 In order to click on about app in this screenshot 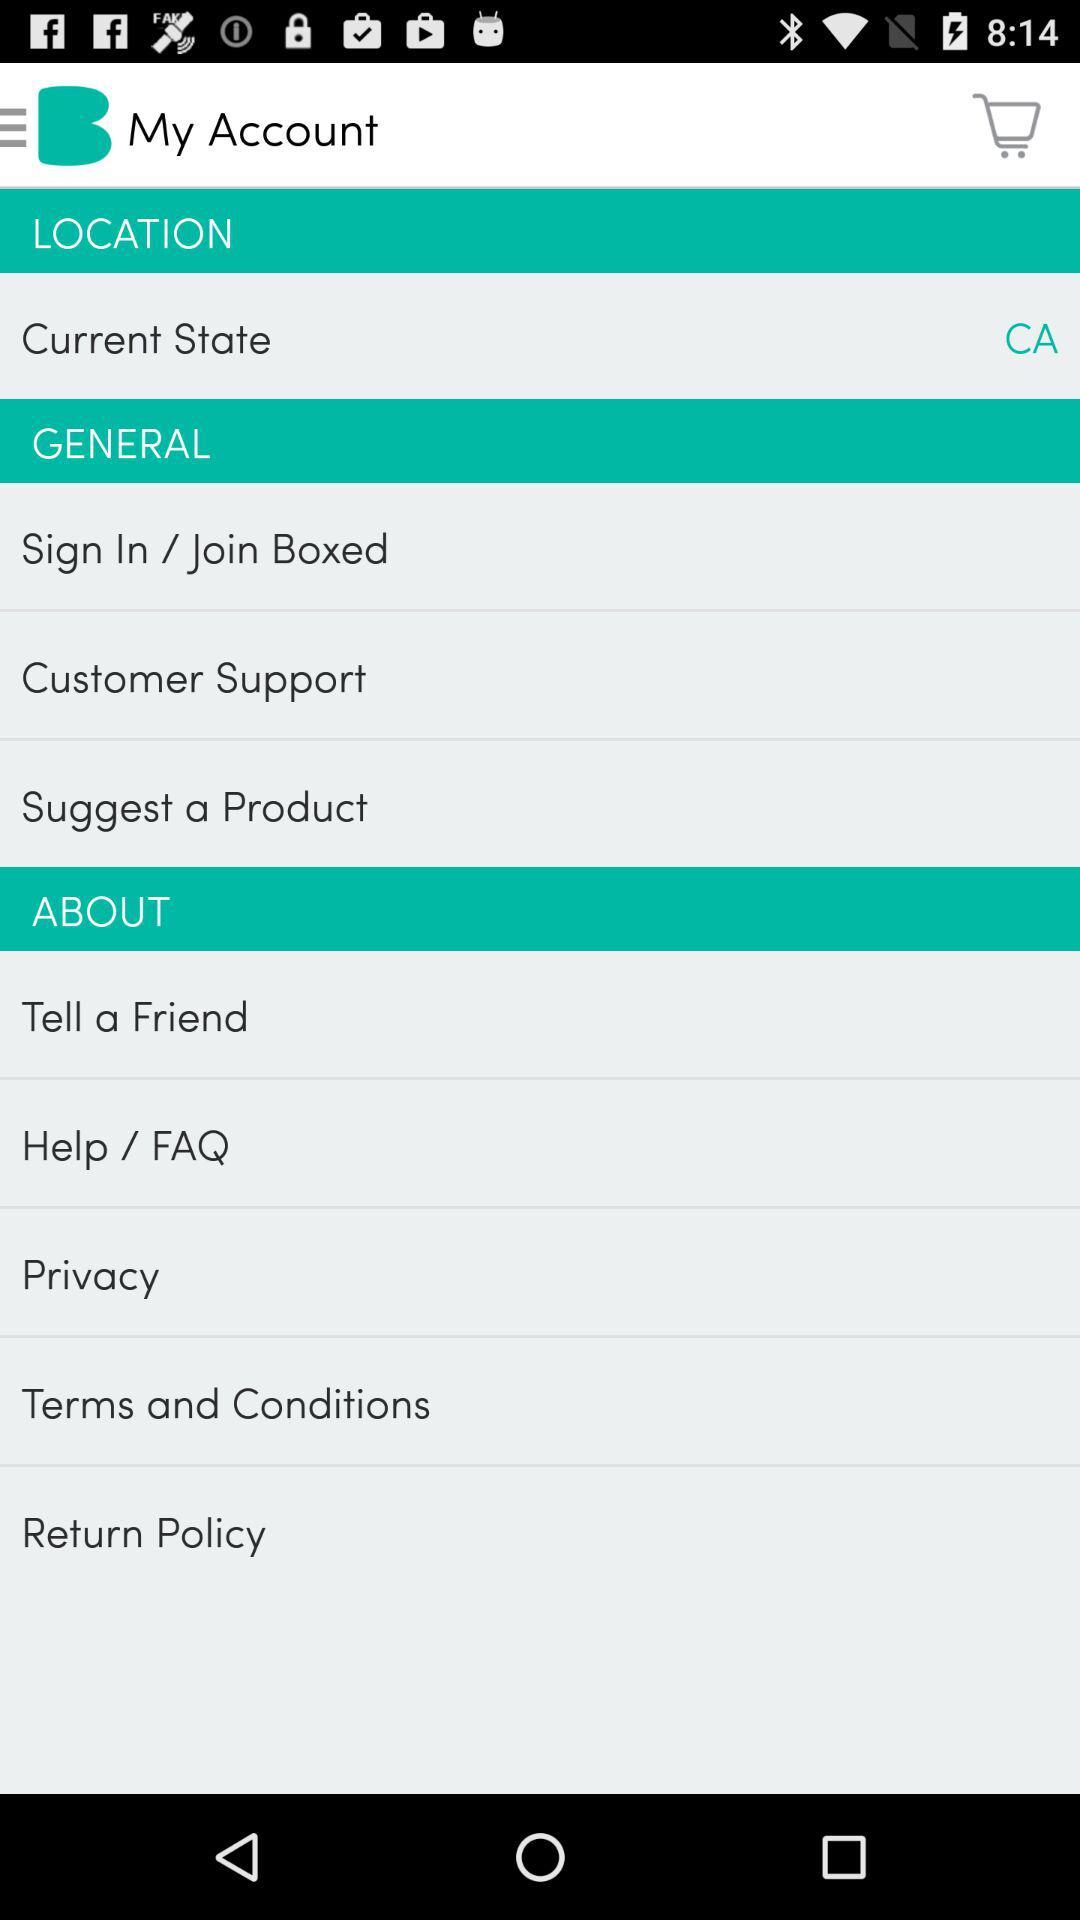, I will do `click(540, 907)`.